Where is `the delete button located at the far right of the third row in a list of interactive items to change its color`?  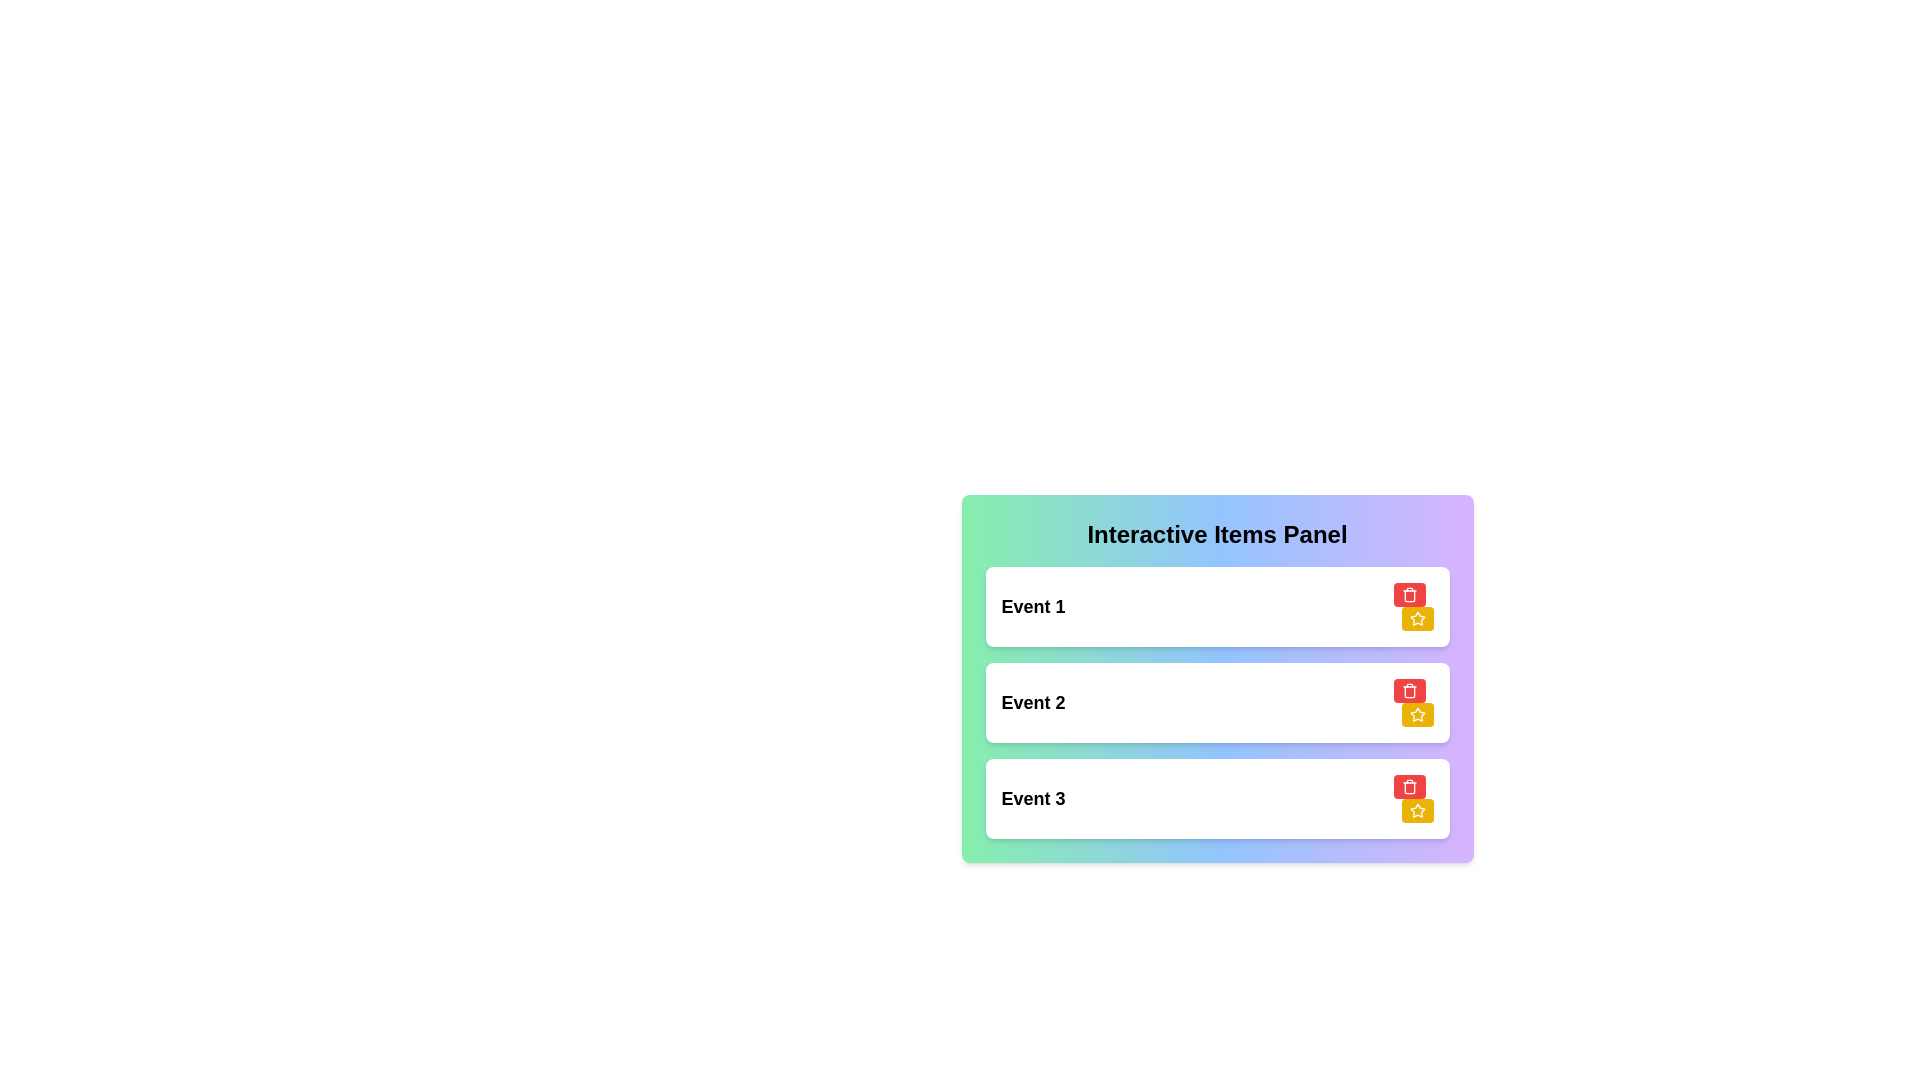 the delete button located at the far right of the third row in a list of interactive items to change its color is located at coordinates (1408, 785).